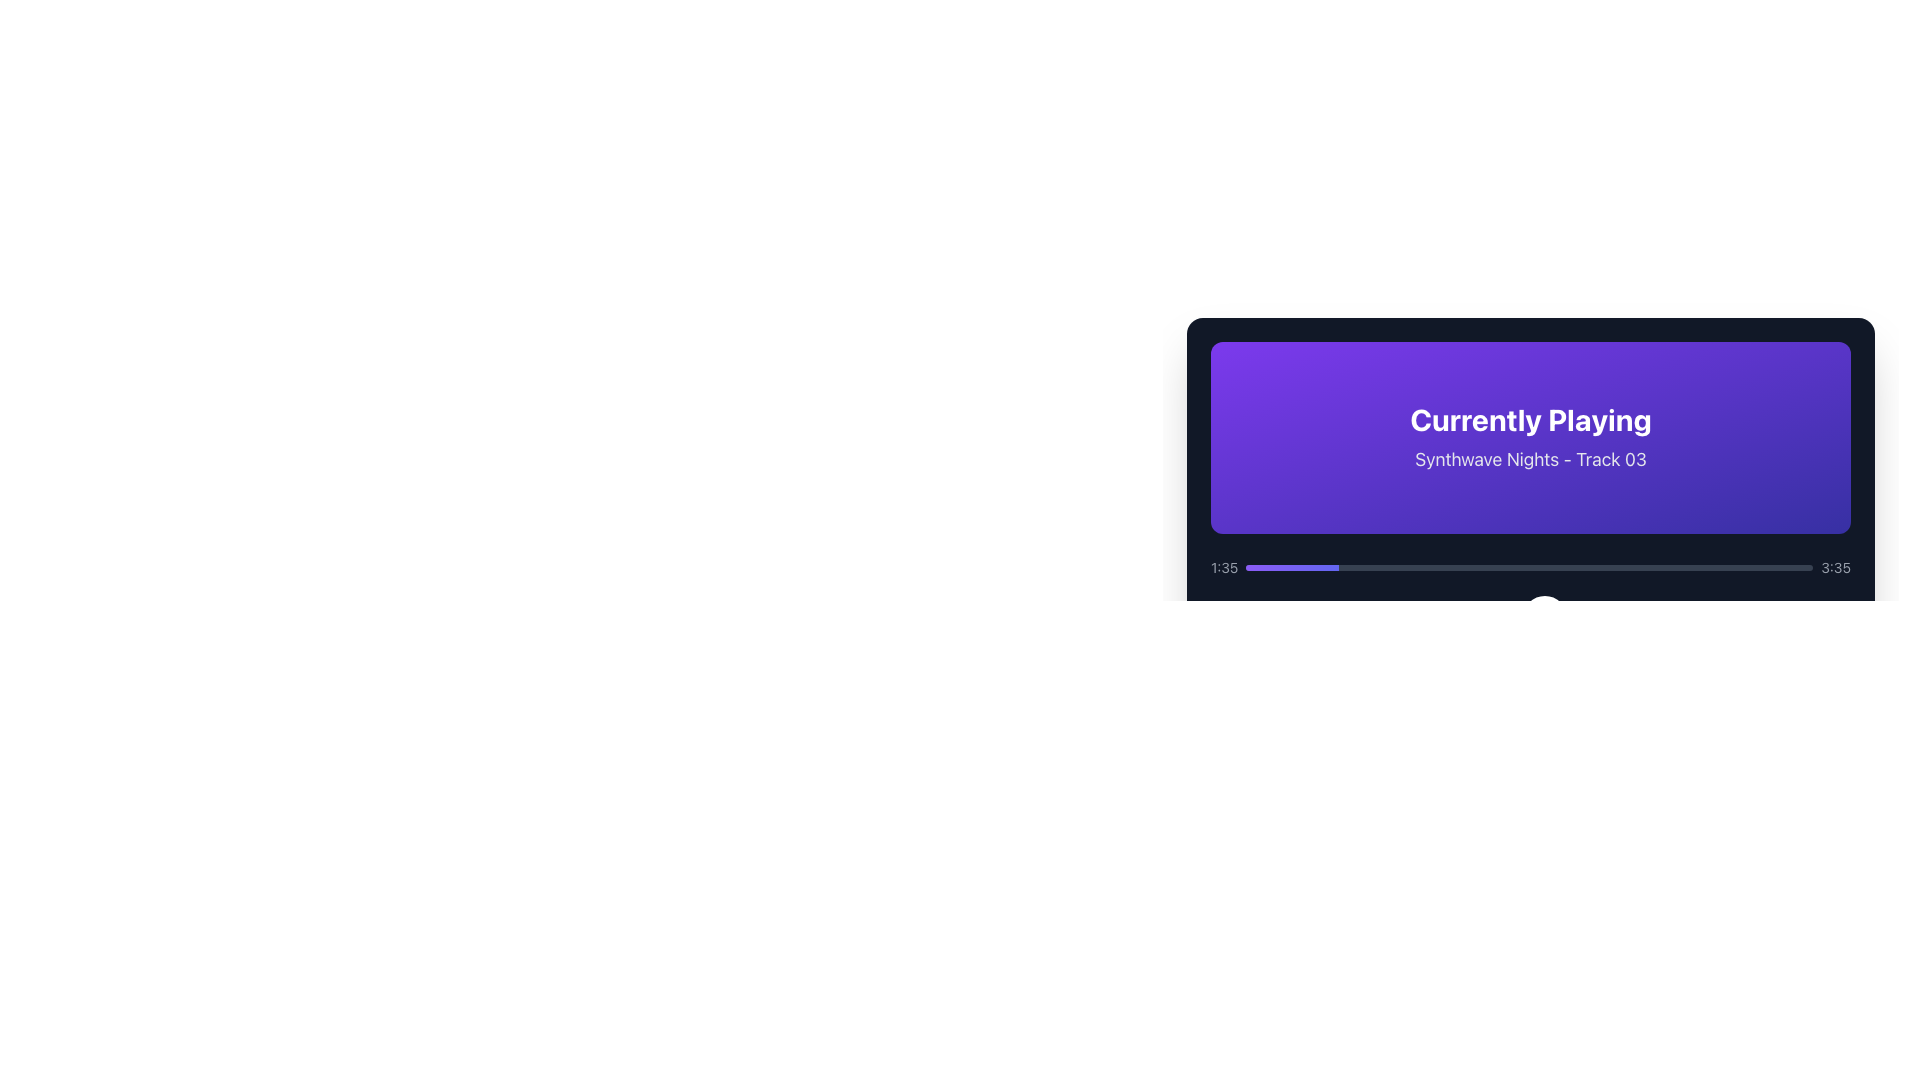 The height and width of the screenshot is (1080, 1920). Describe the element at coordinates (1789, 567) in the screenshot. I see `the playback progress` at that location.